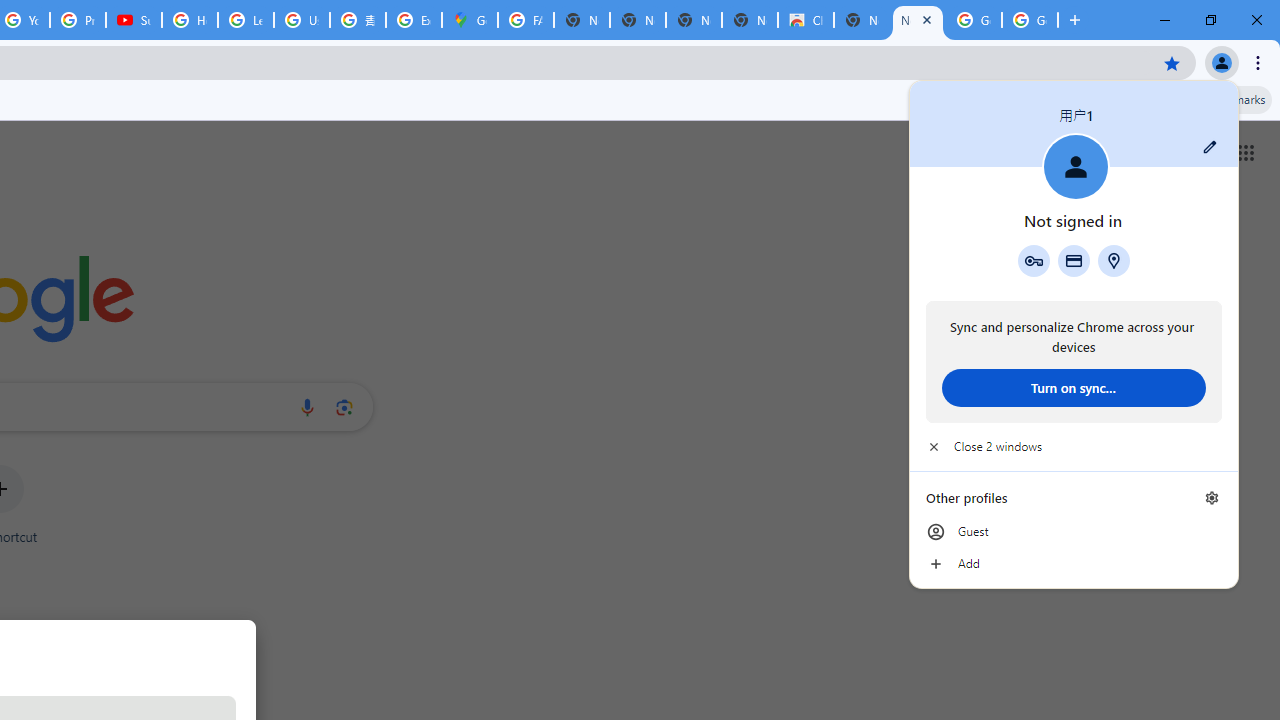 This screenshot has width=1280, height=720. I want to click on 'Google Password Manager', so click(1033, 260).